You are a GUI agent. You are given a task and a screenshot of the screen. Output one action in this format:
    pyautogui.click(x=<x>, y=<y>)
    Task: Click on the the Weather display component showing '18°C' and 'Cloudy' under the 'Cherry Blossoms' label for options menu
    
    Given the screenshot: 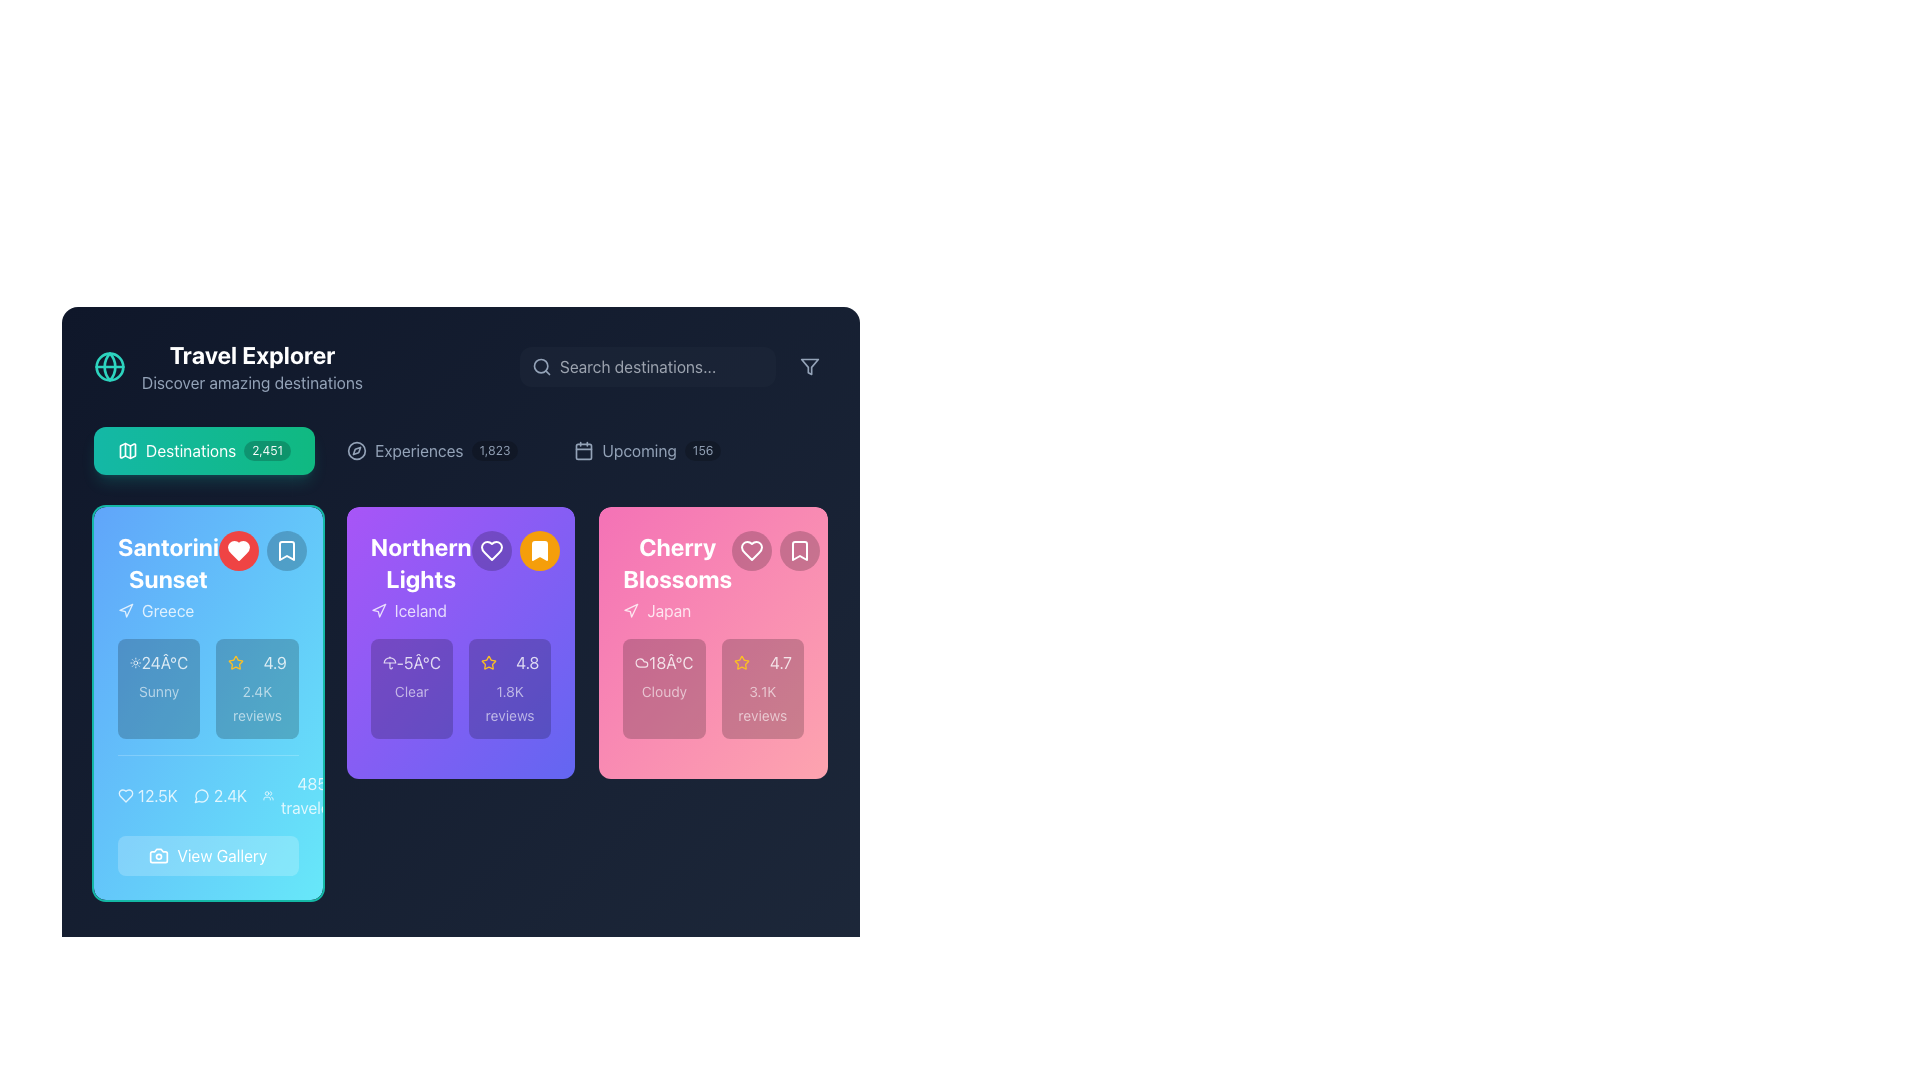 What is the action you would take?
    pyautogui.click(x=664, y=688)
    